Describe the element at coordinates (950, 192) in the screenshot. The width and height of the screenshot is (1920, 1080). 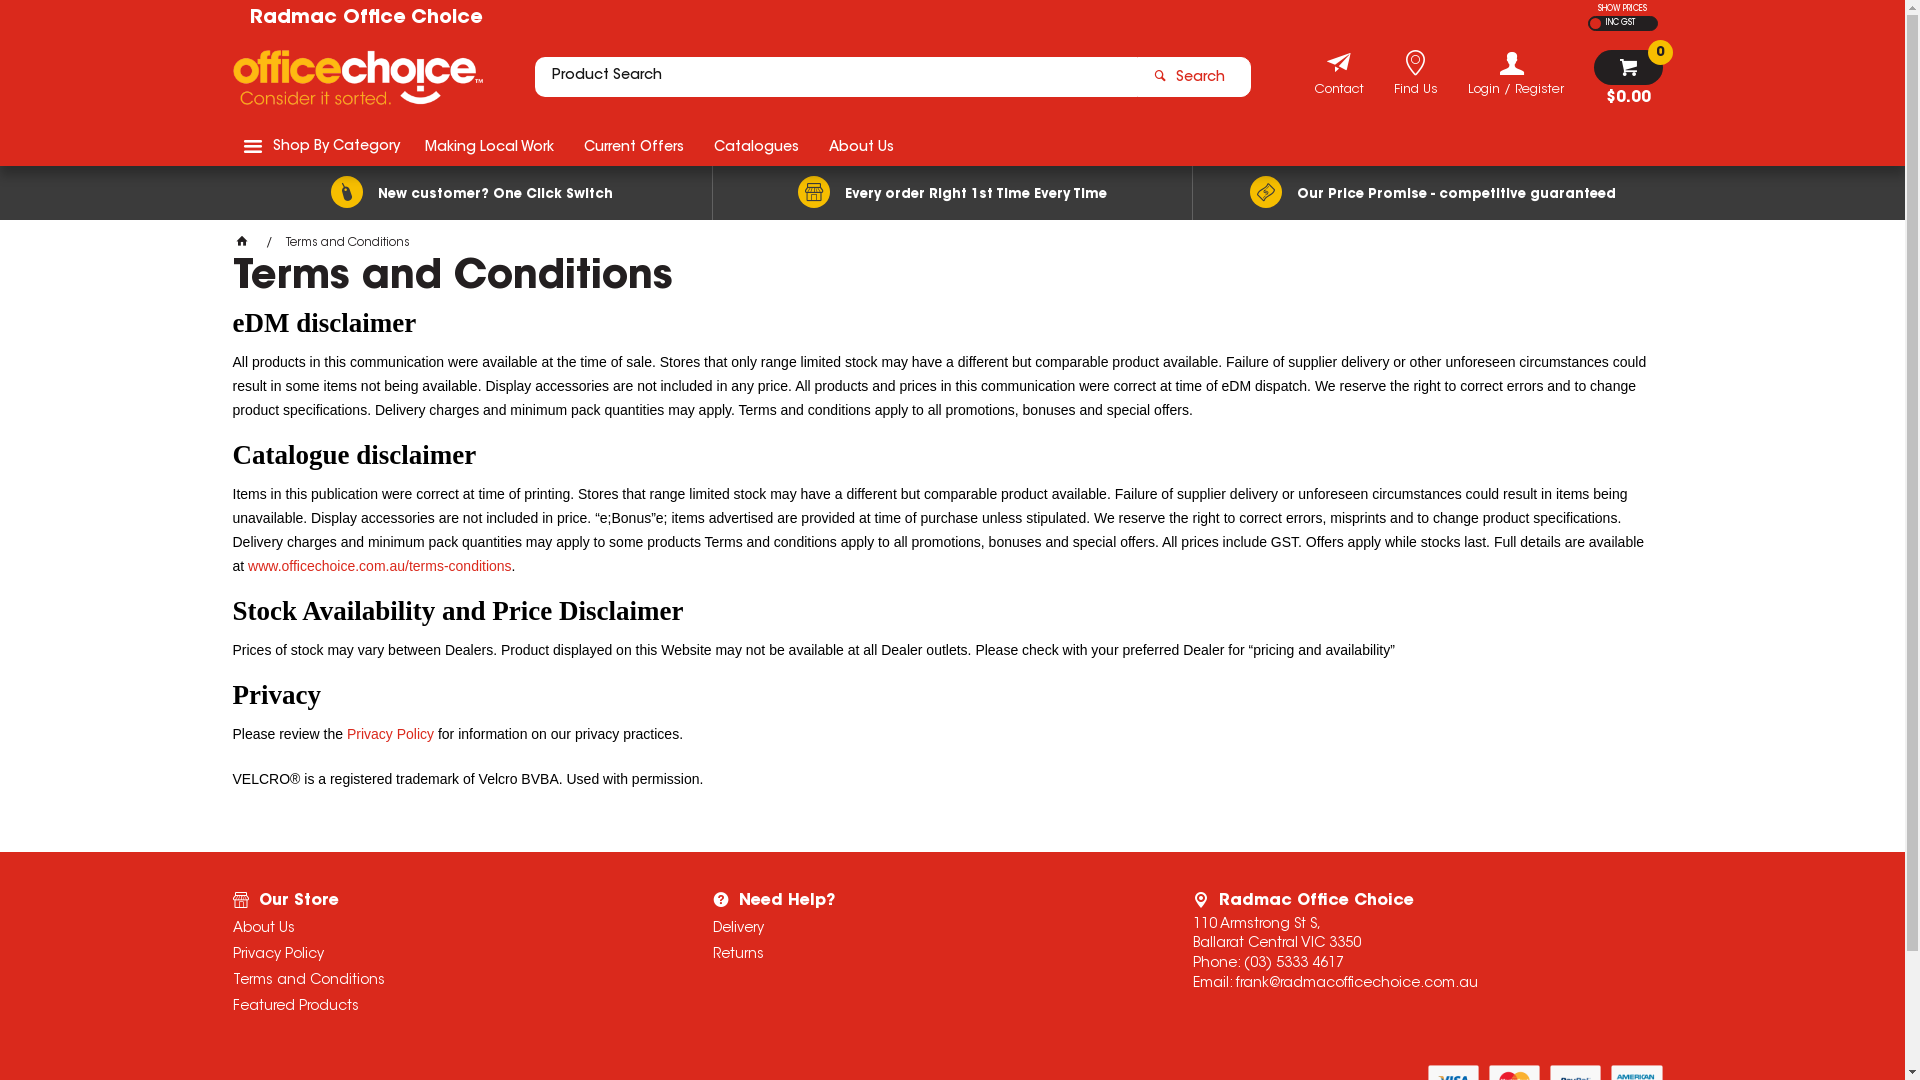
I see `'Every order Right 1st Time Every Time'` at that location.